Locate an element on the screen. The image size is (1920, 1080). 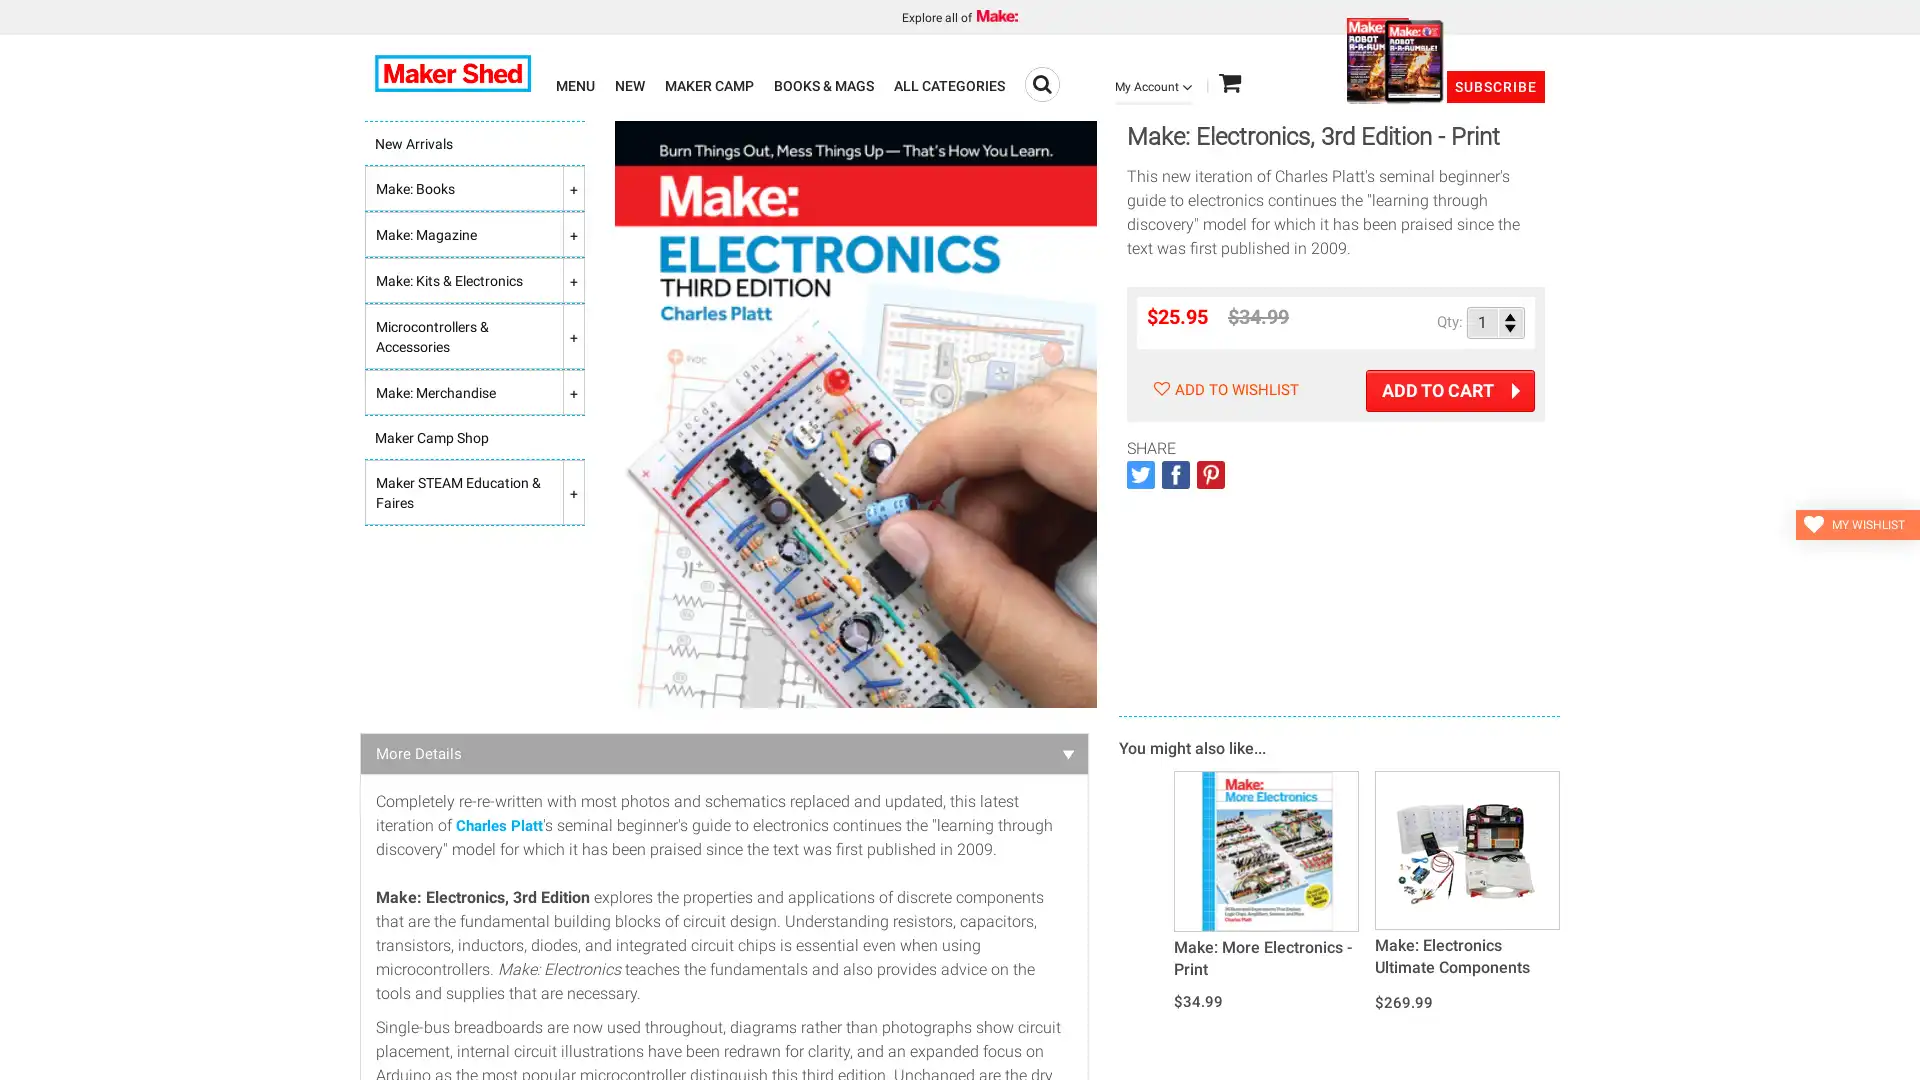
1 is located at coordinates (1496, 321).